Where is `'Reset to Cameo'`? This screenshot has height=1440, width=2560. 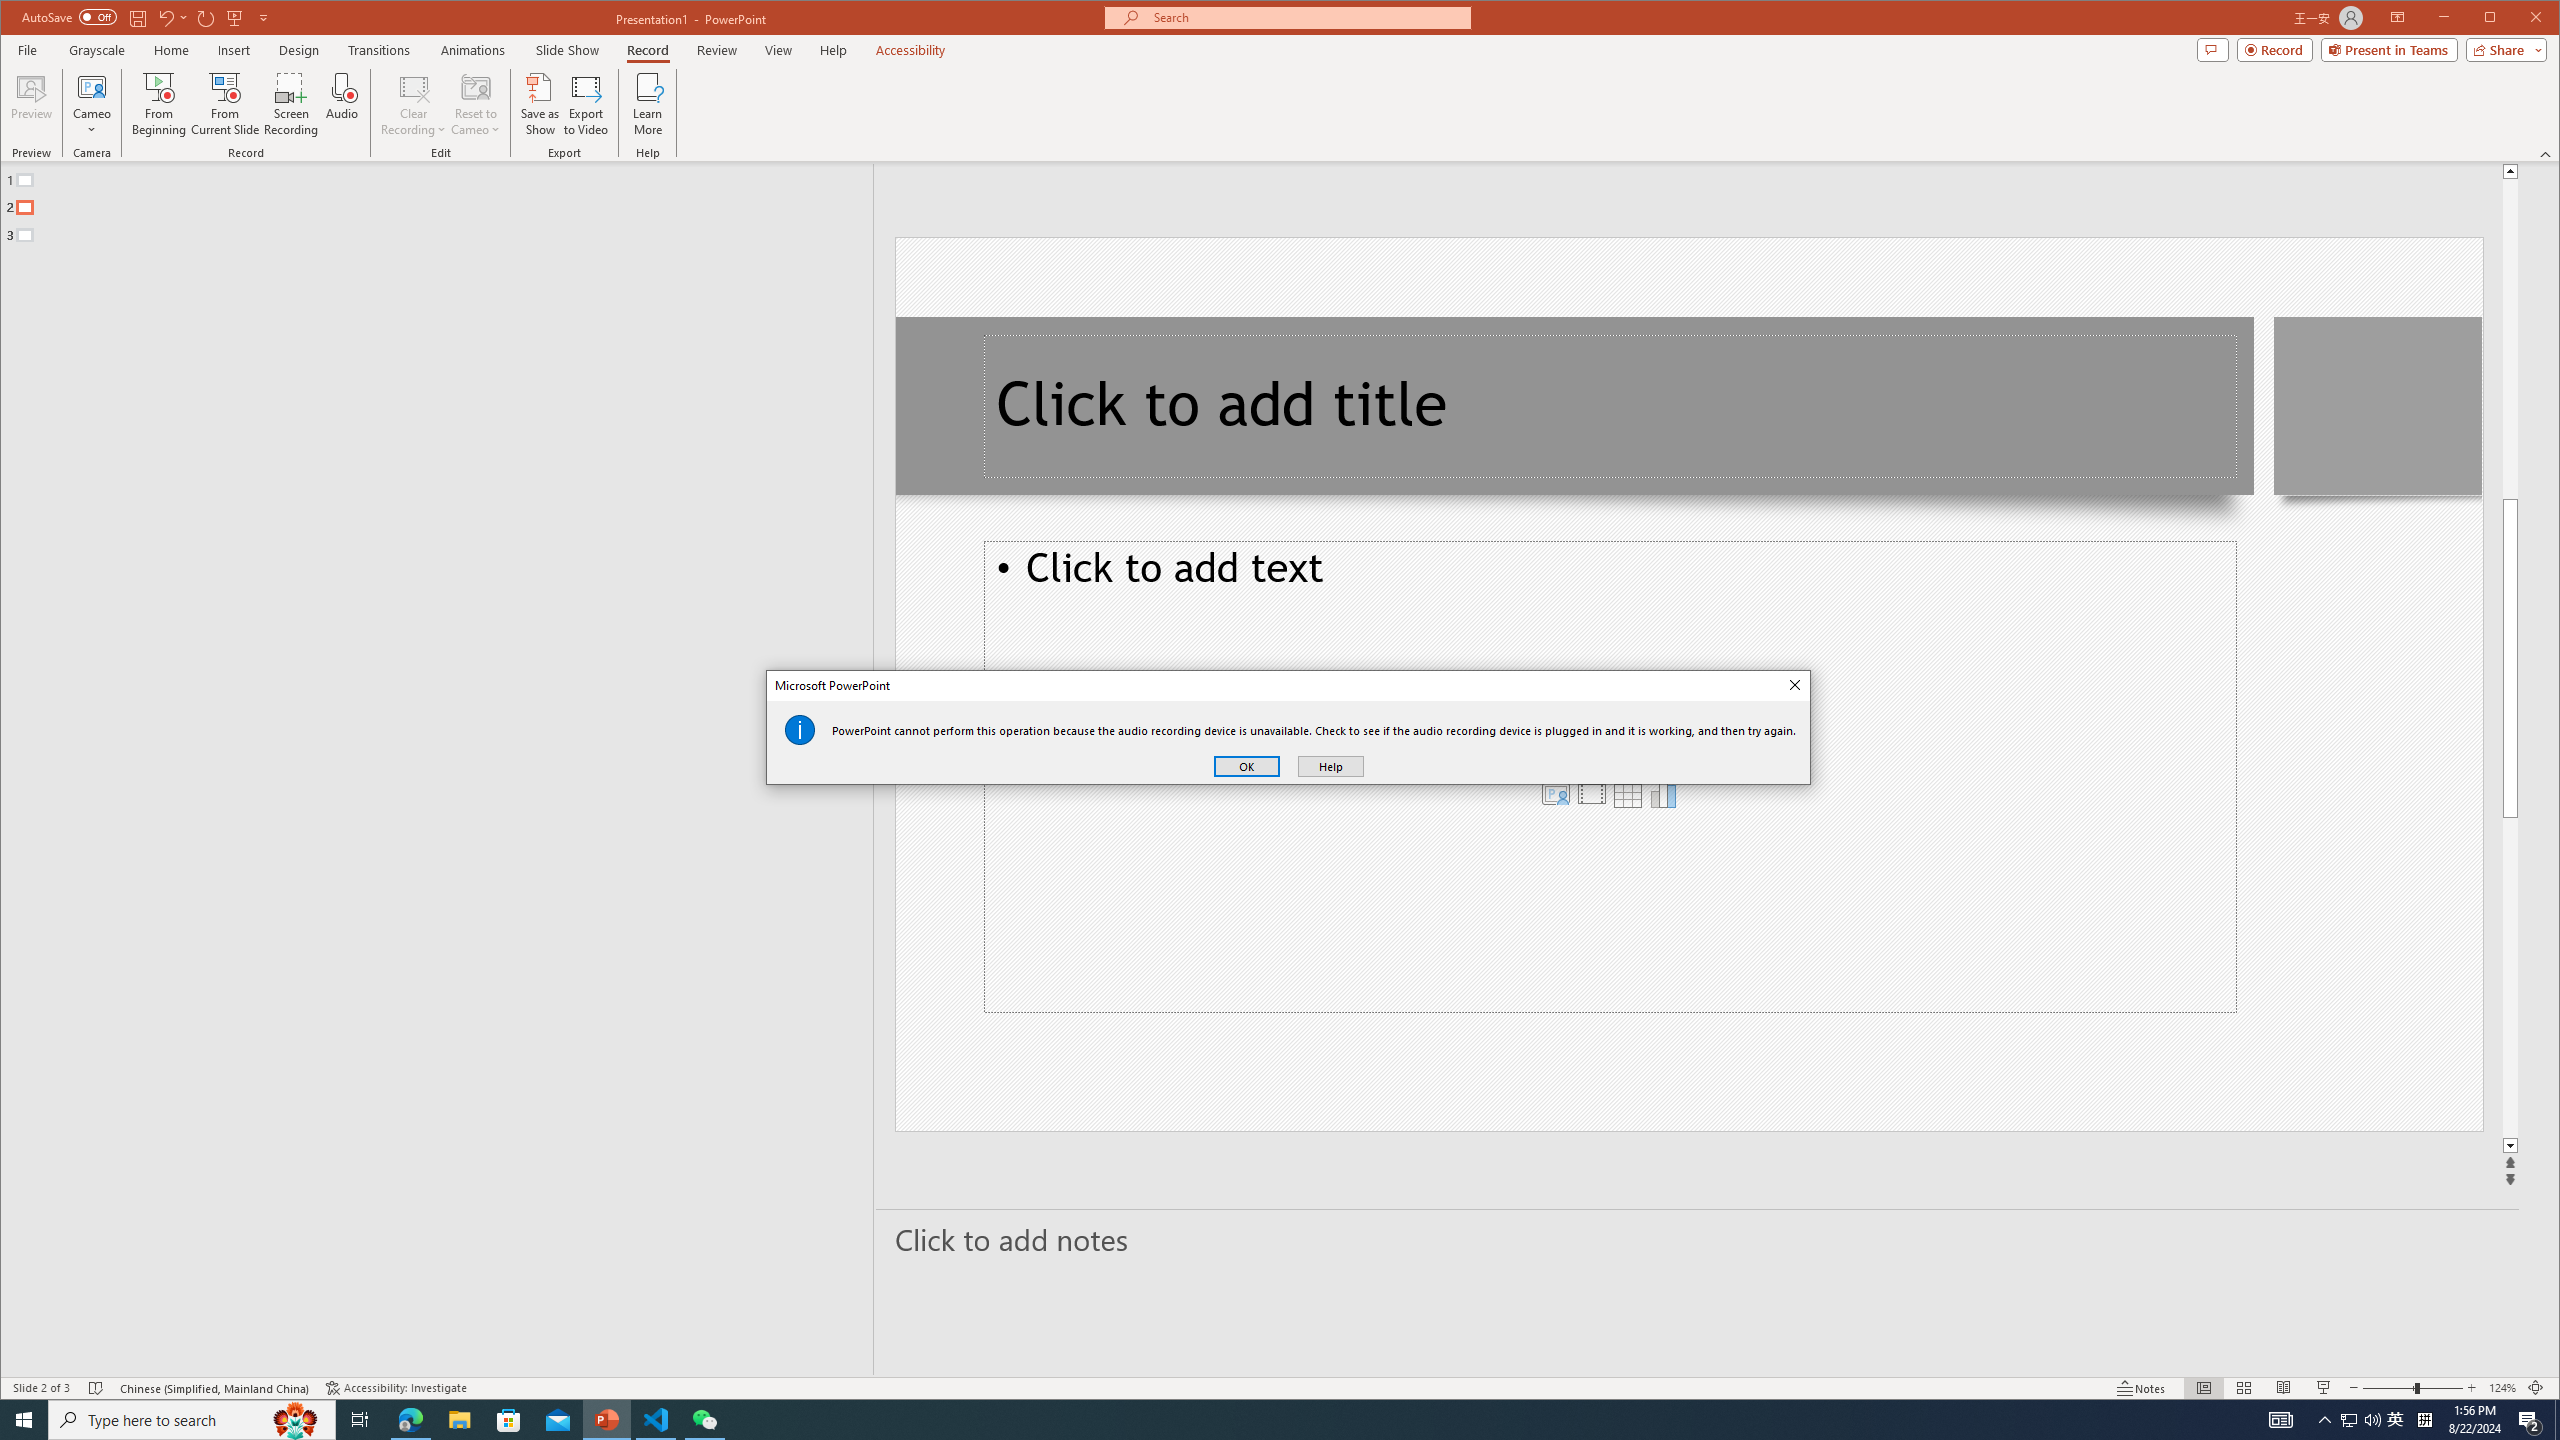
'Reset to Cameo' is located at coordinates (473, 103).